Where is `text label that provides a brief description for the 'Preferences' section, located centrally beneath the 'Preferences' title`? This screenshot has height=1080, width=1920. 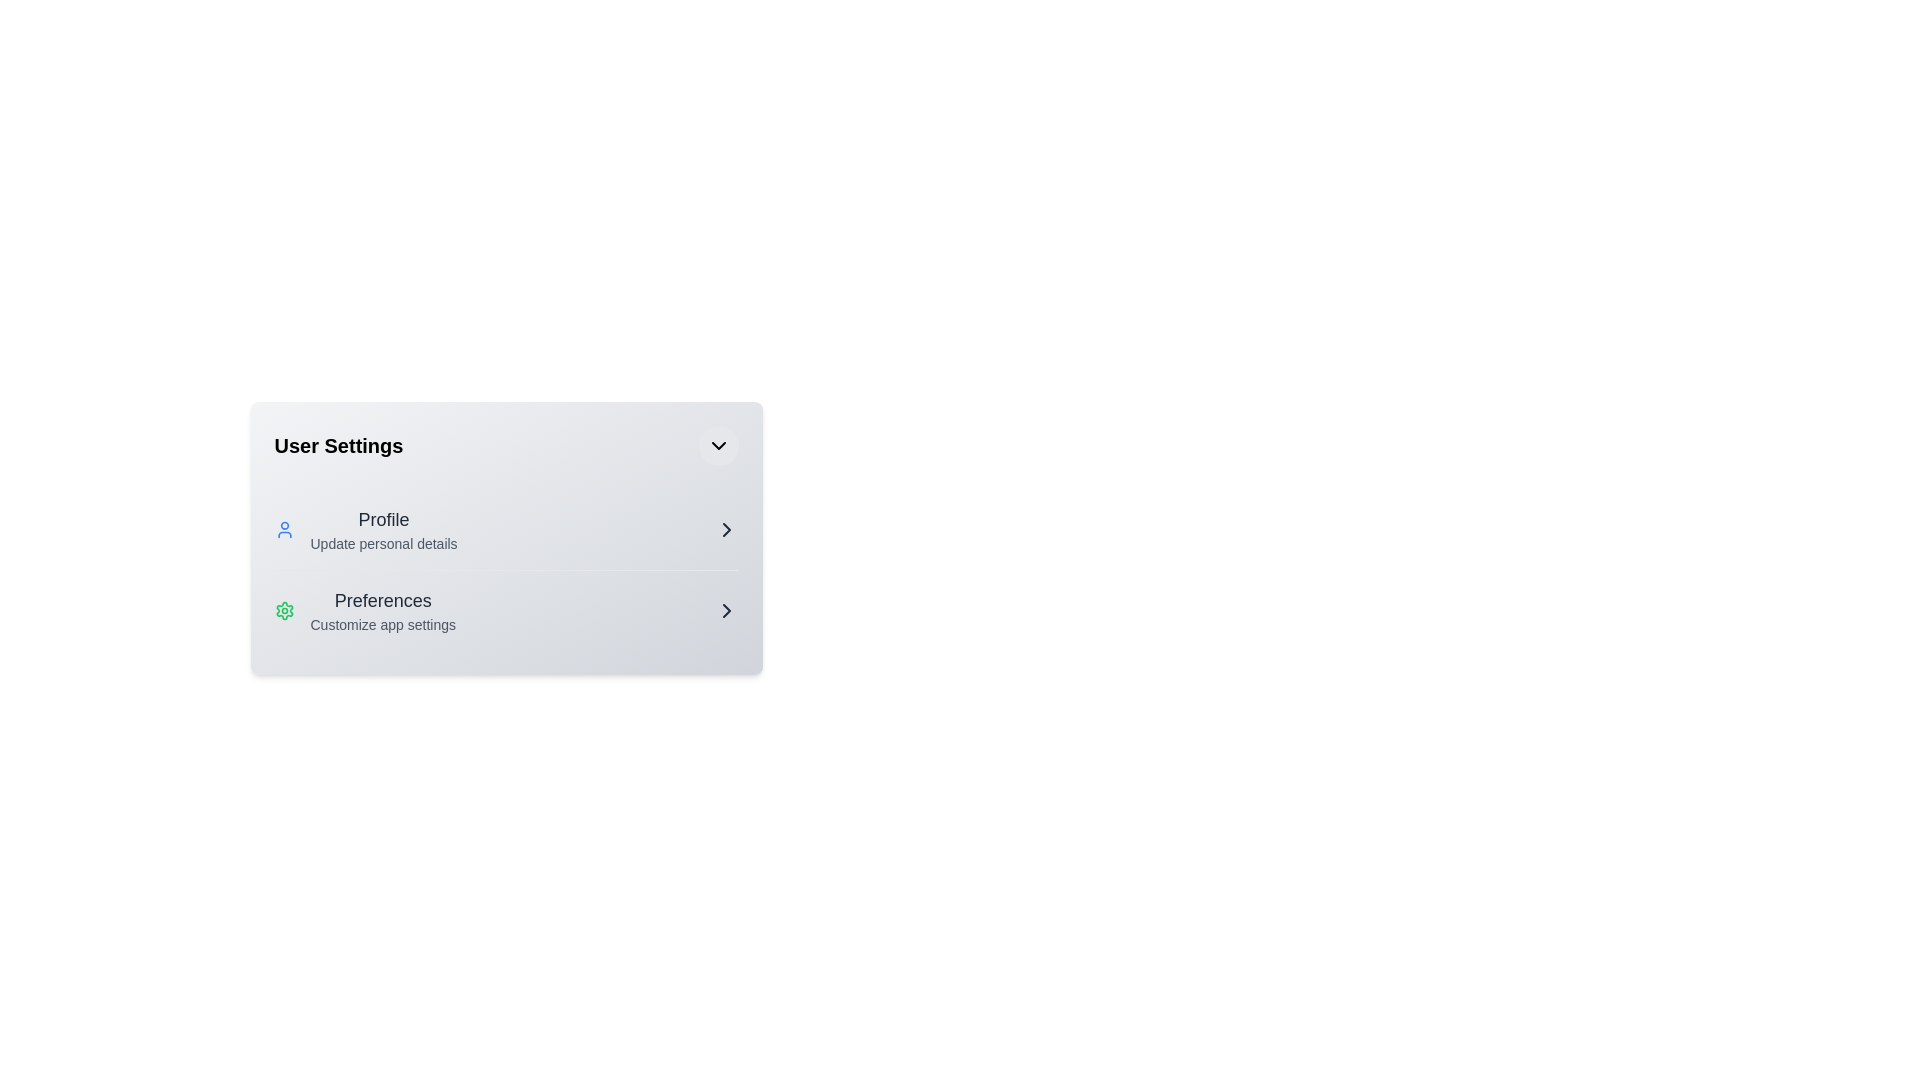
text label that provides a brief description for the 'Preferences' section, located centrally beneath the 'Preferences' title is located at coordinates (383, 623).